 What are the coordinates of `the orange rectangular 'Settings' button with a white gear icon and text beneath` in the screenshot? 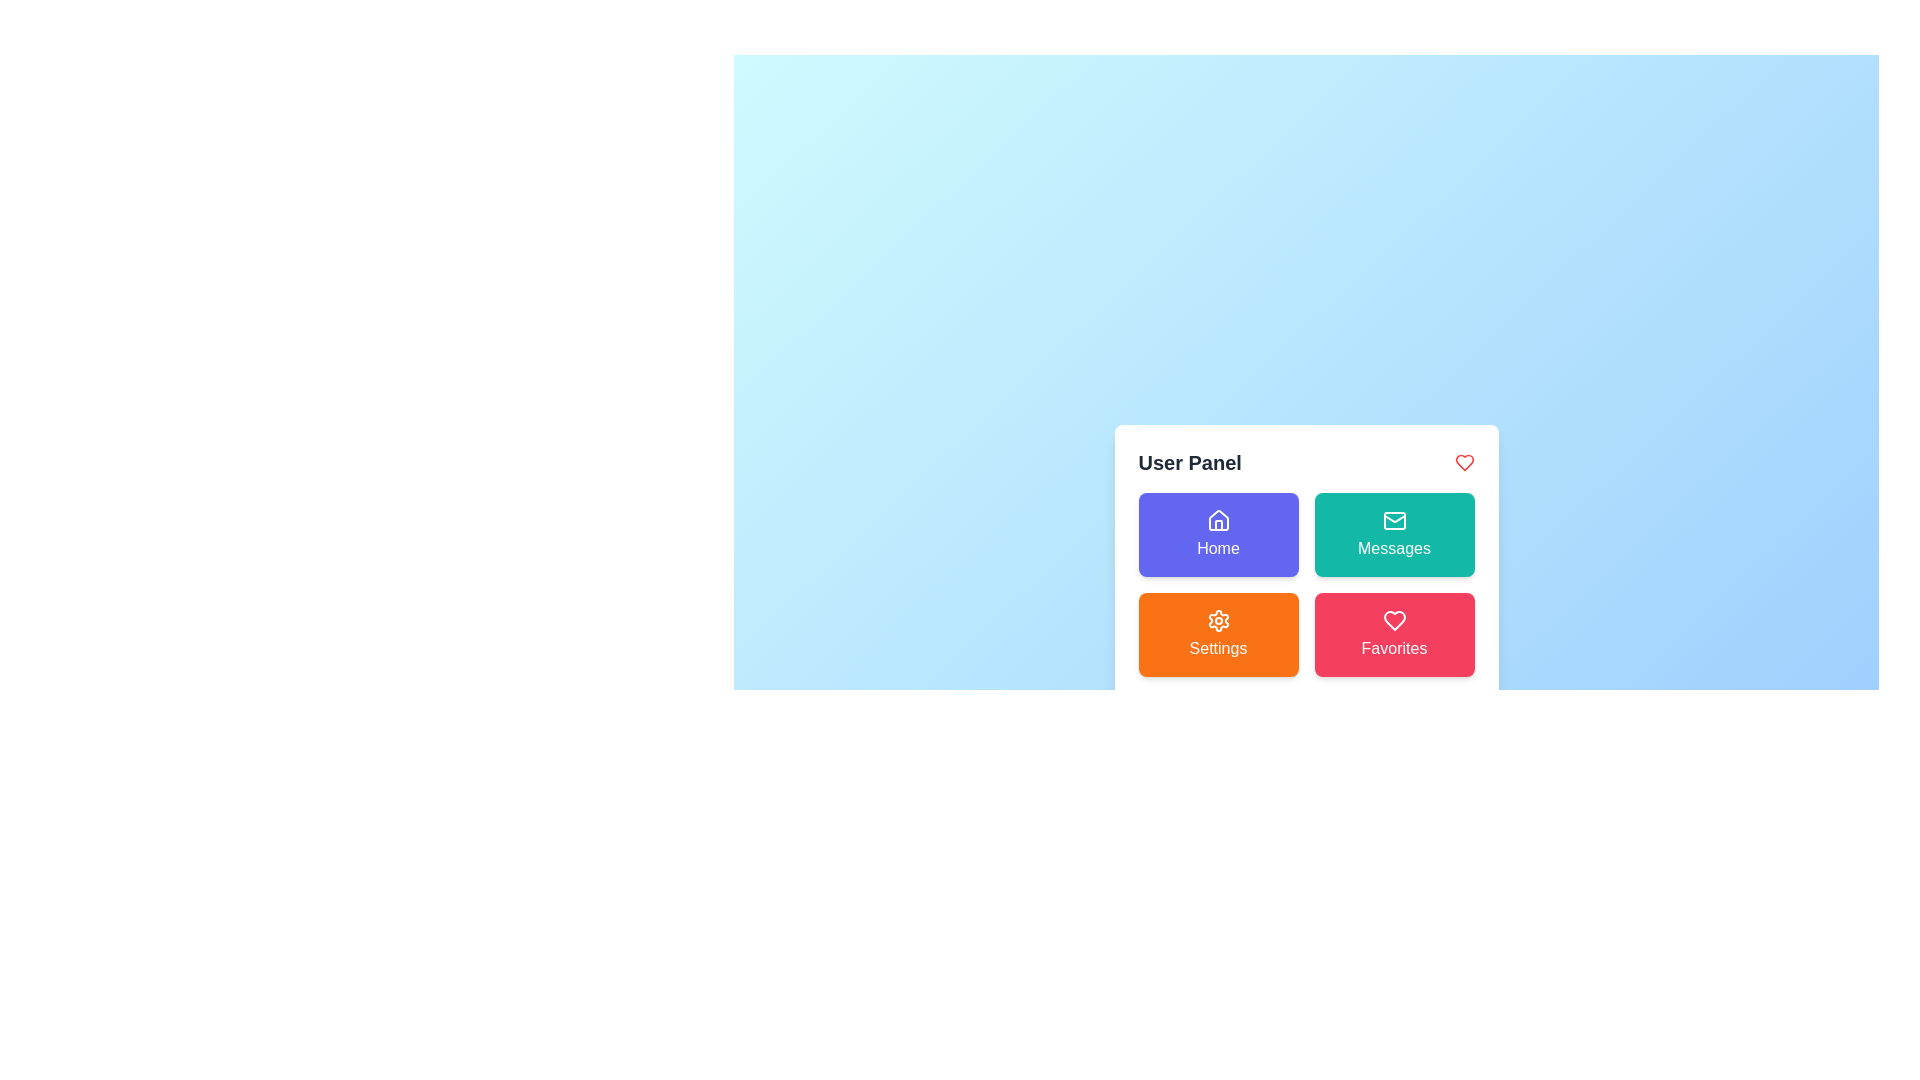 It's located at (1217, 635).